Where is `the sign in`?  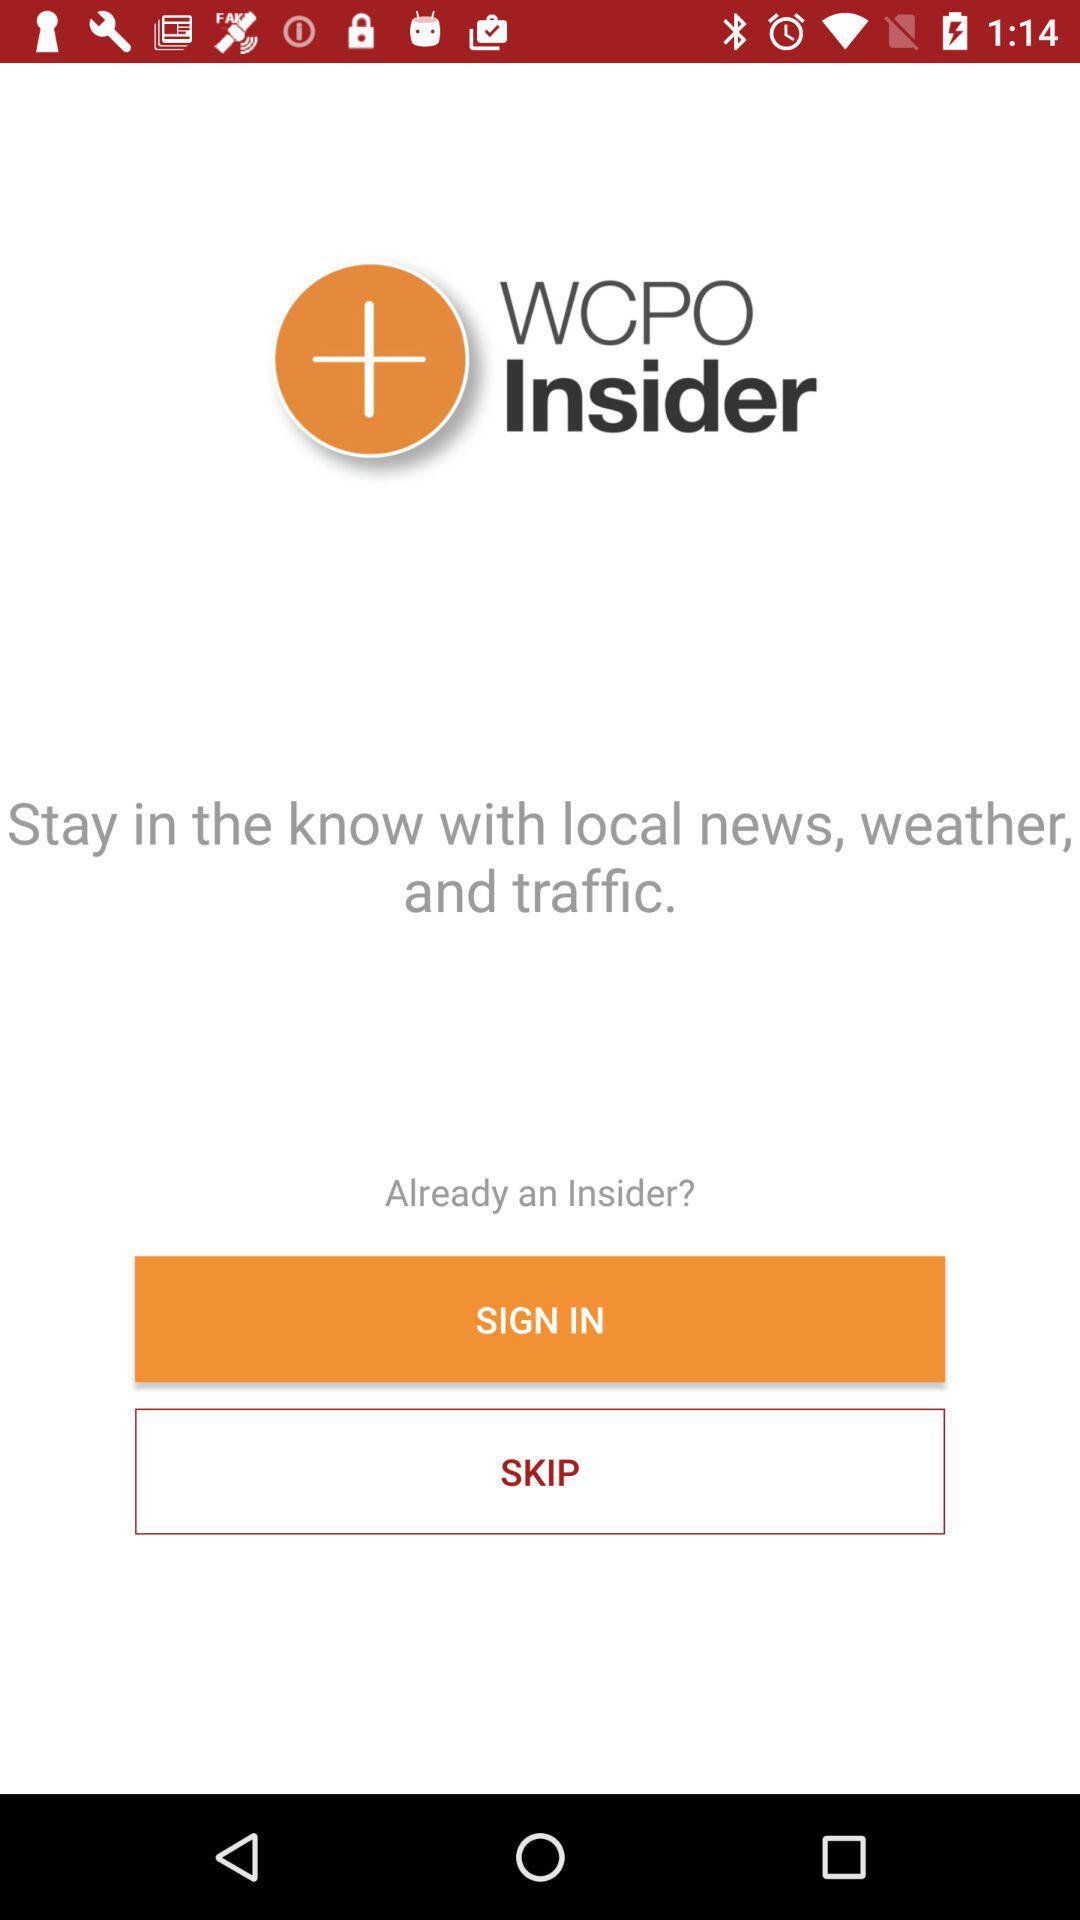
the sign in is located at coordinates (540, 1319).